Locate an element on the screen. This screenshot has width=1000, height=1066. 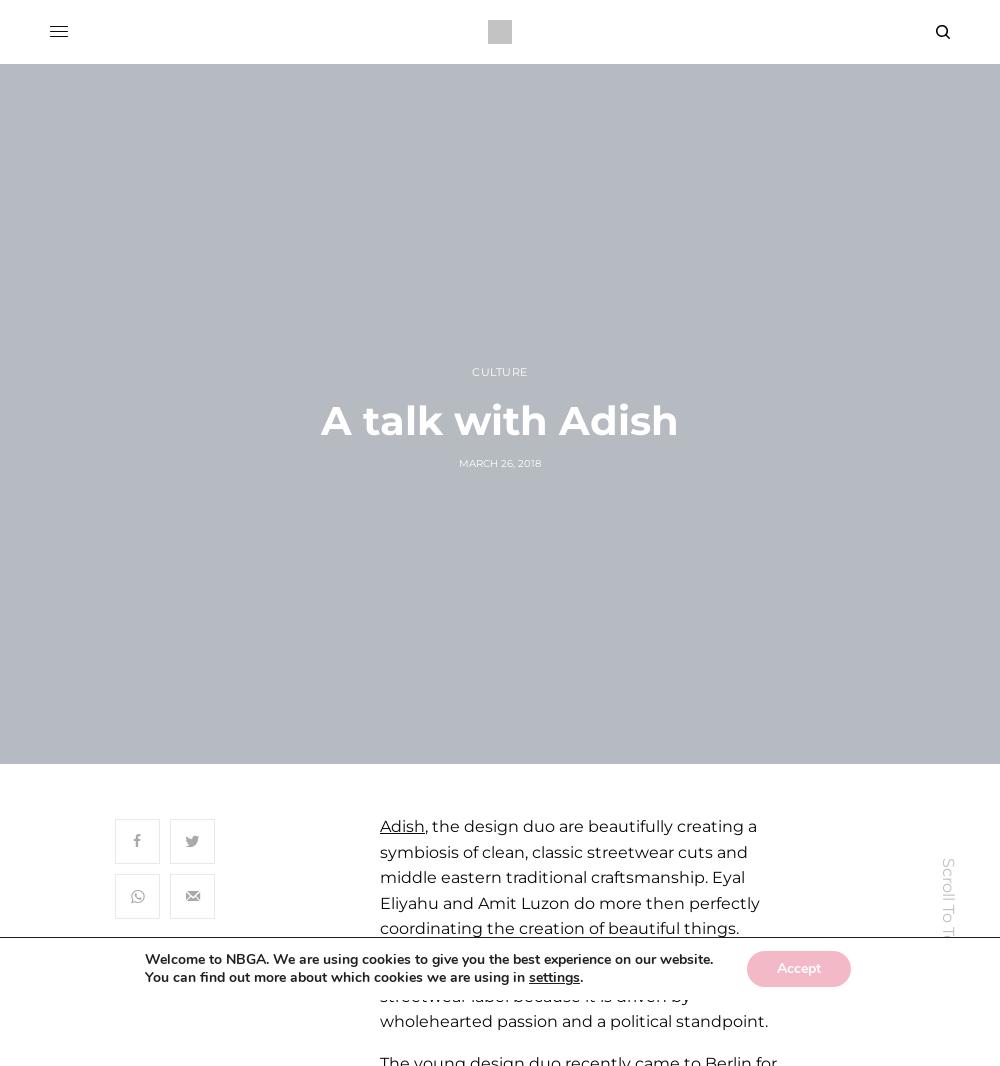
'Adish' is located at coordinates (402, 826).